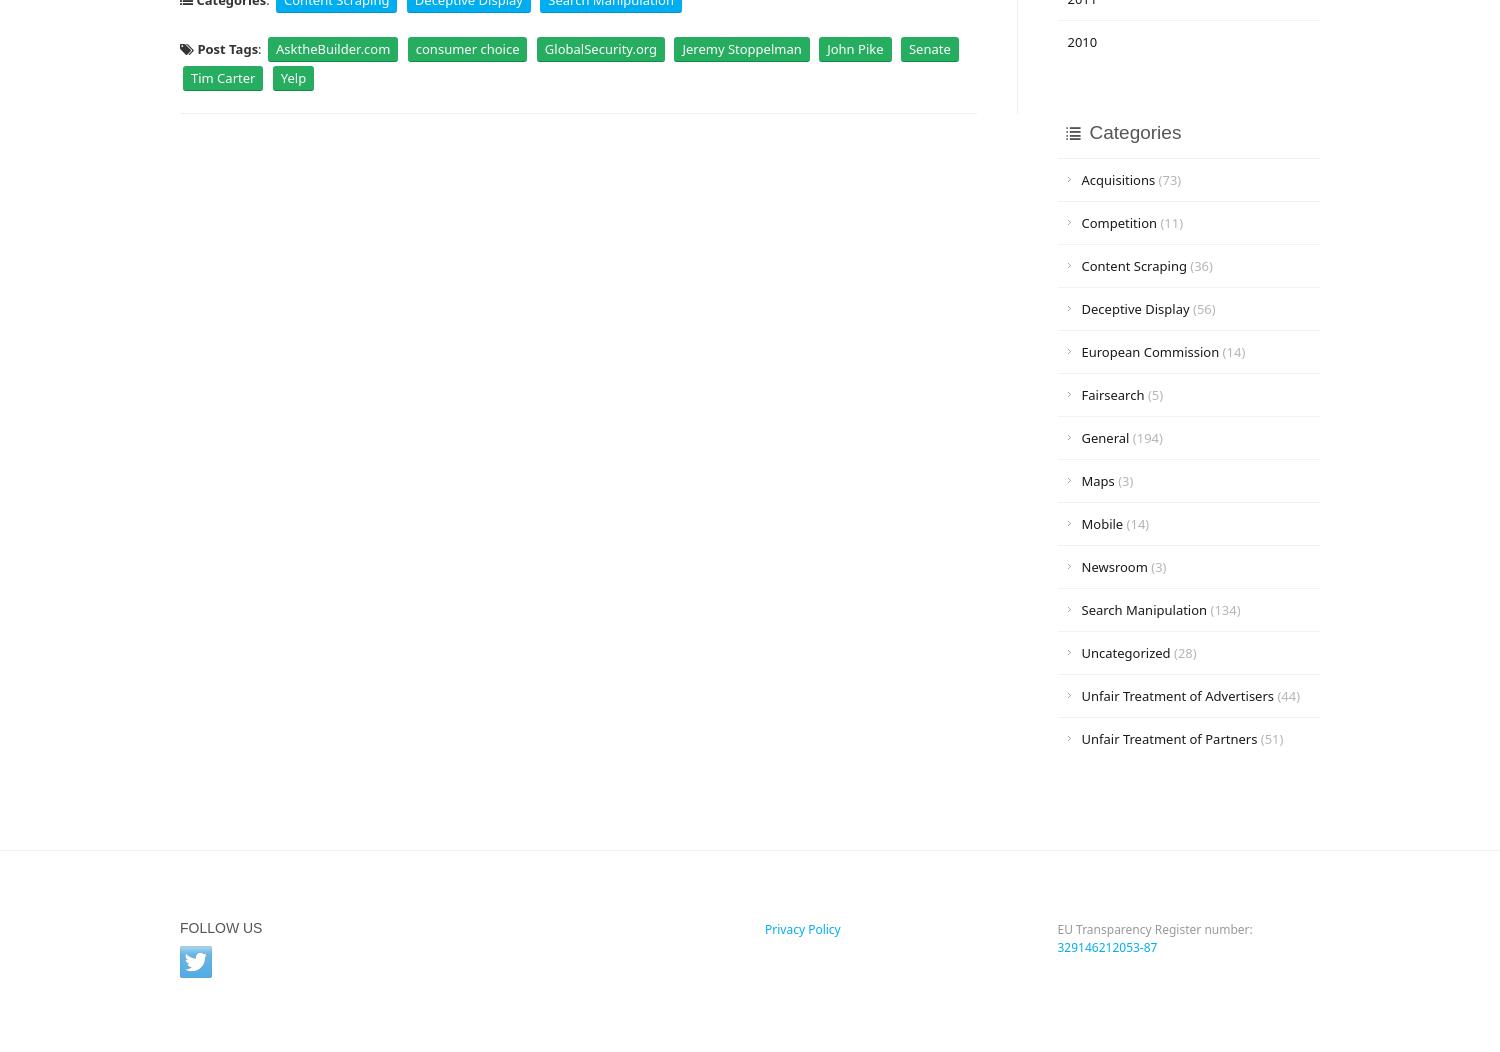 This screenshot has width=1500, height=1052. I want to click on 'AsktheBuilder.com', so click(331, 48).